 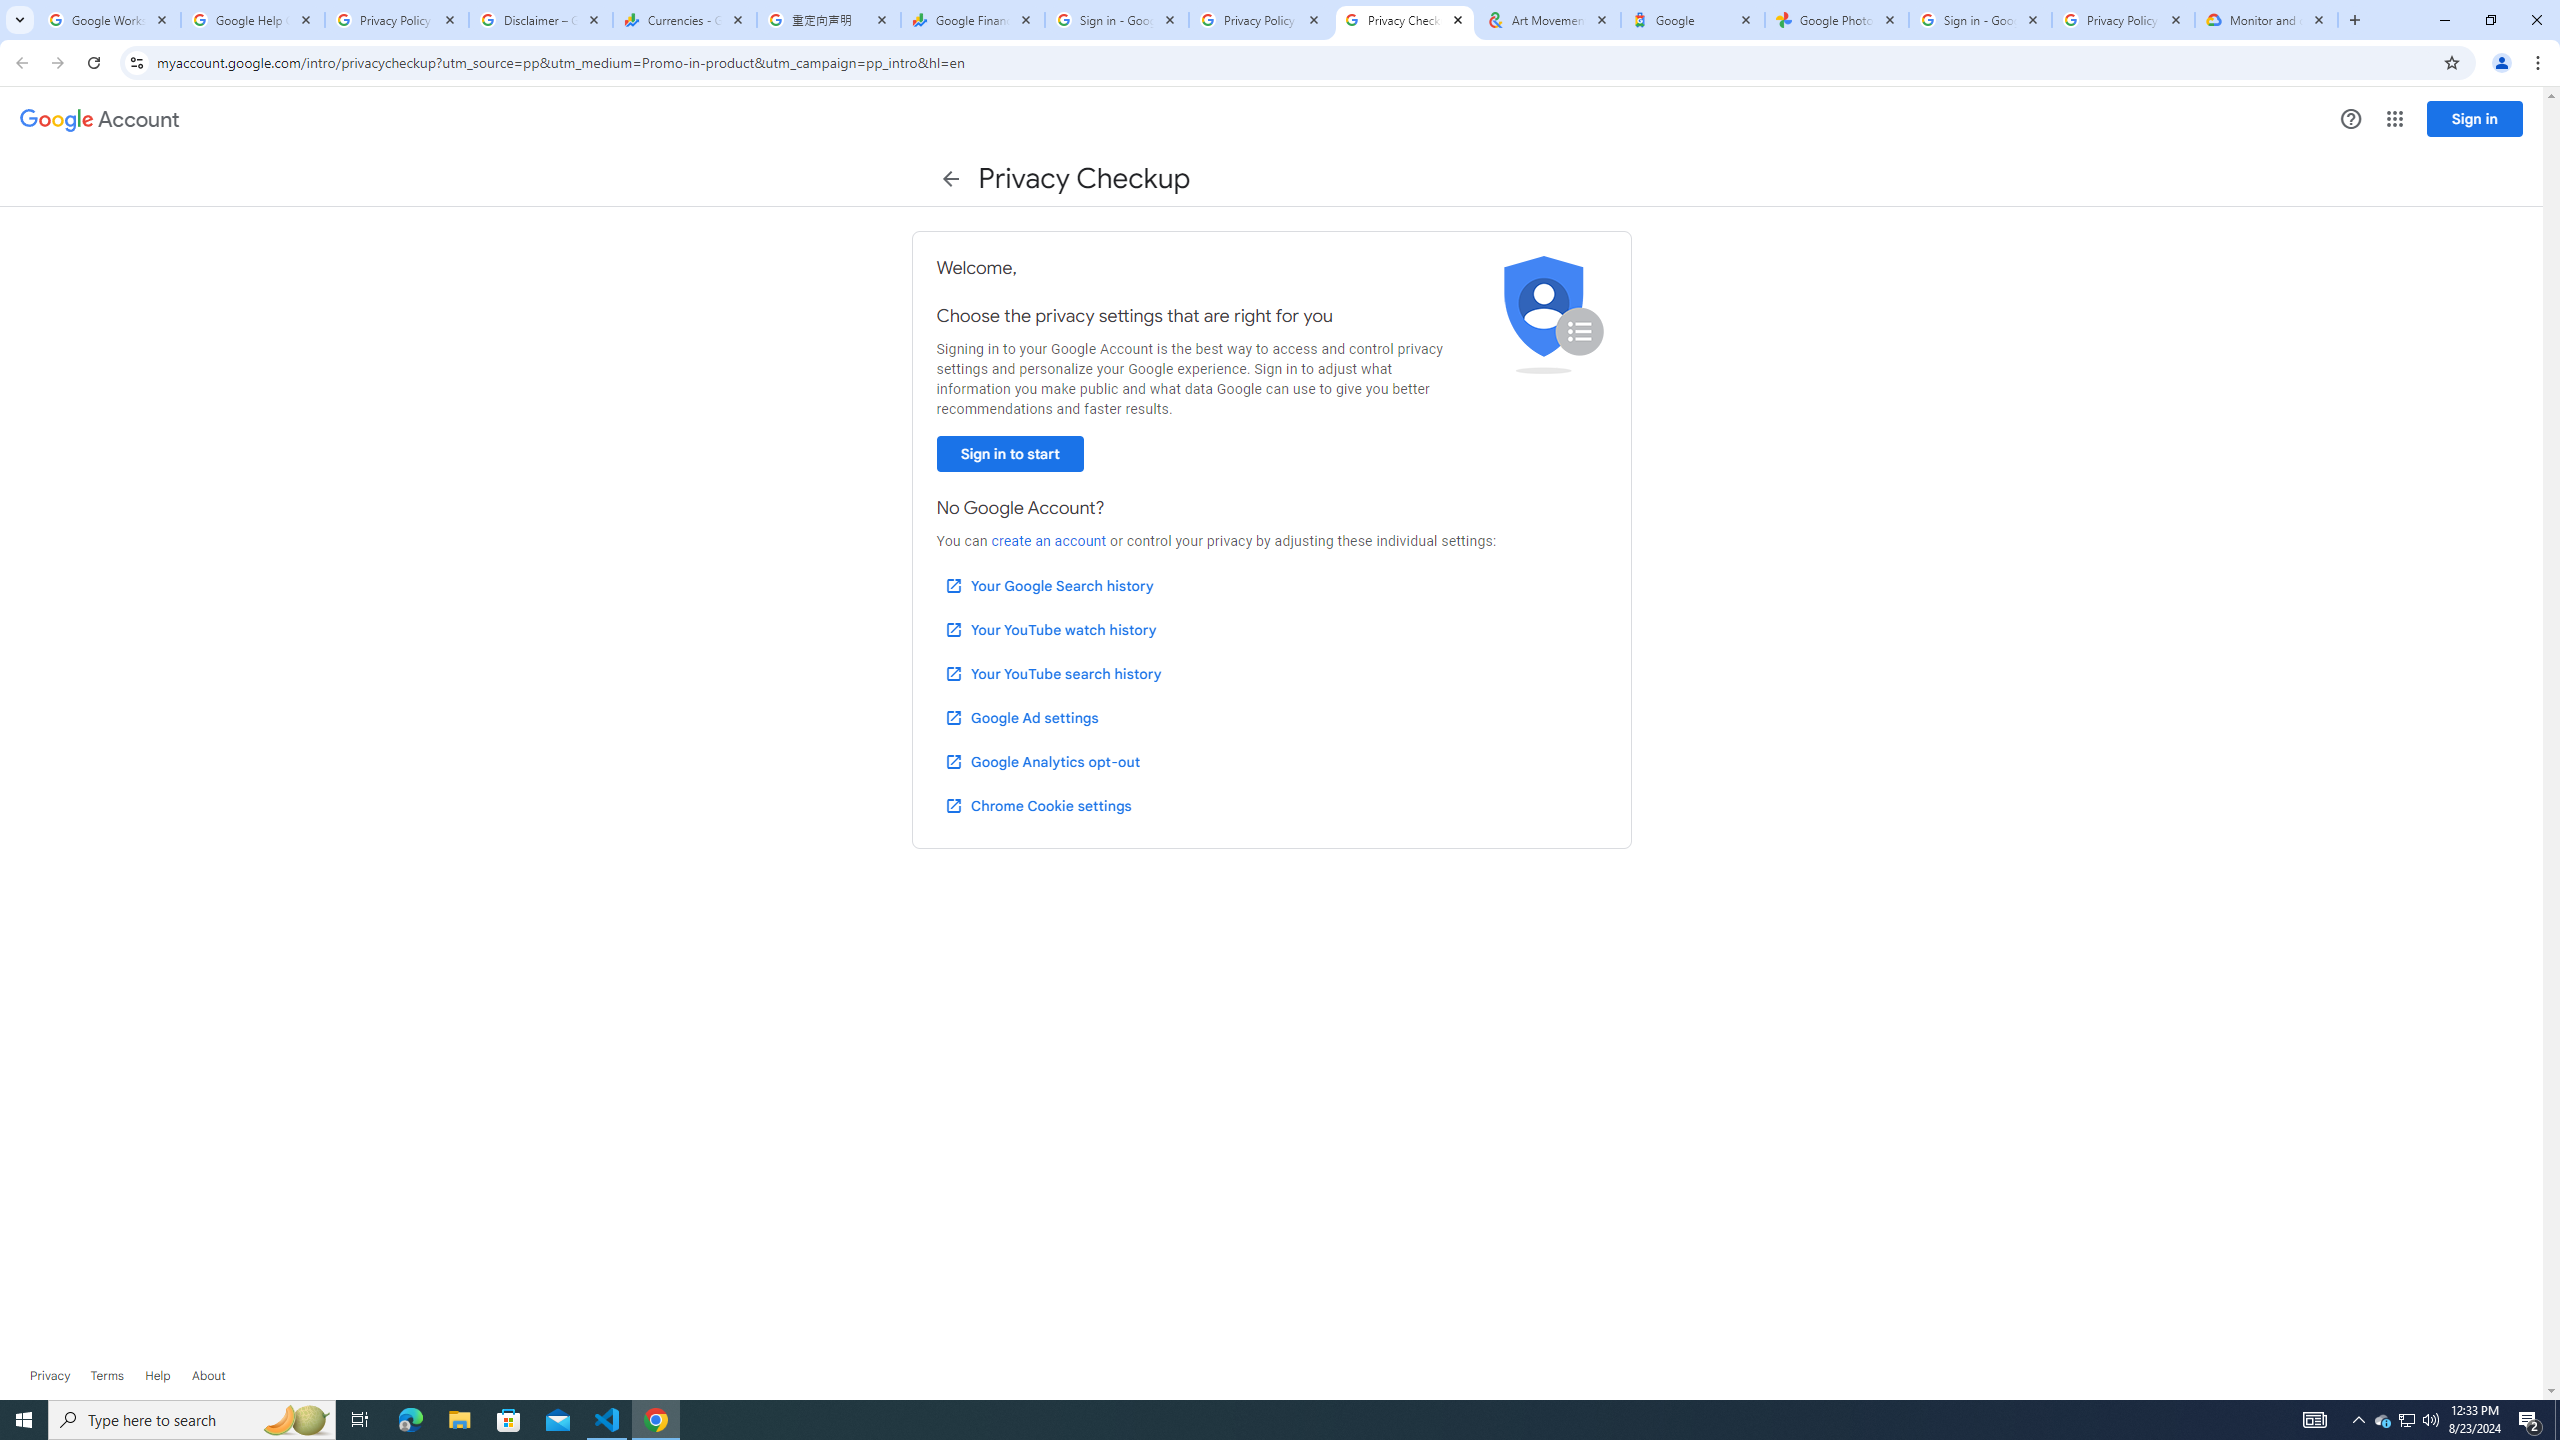 I want to click on 'Sign in to start', so click(x=1008, y=453).